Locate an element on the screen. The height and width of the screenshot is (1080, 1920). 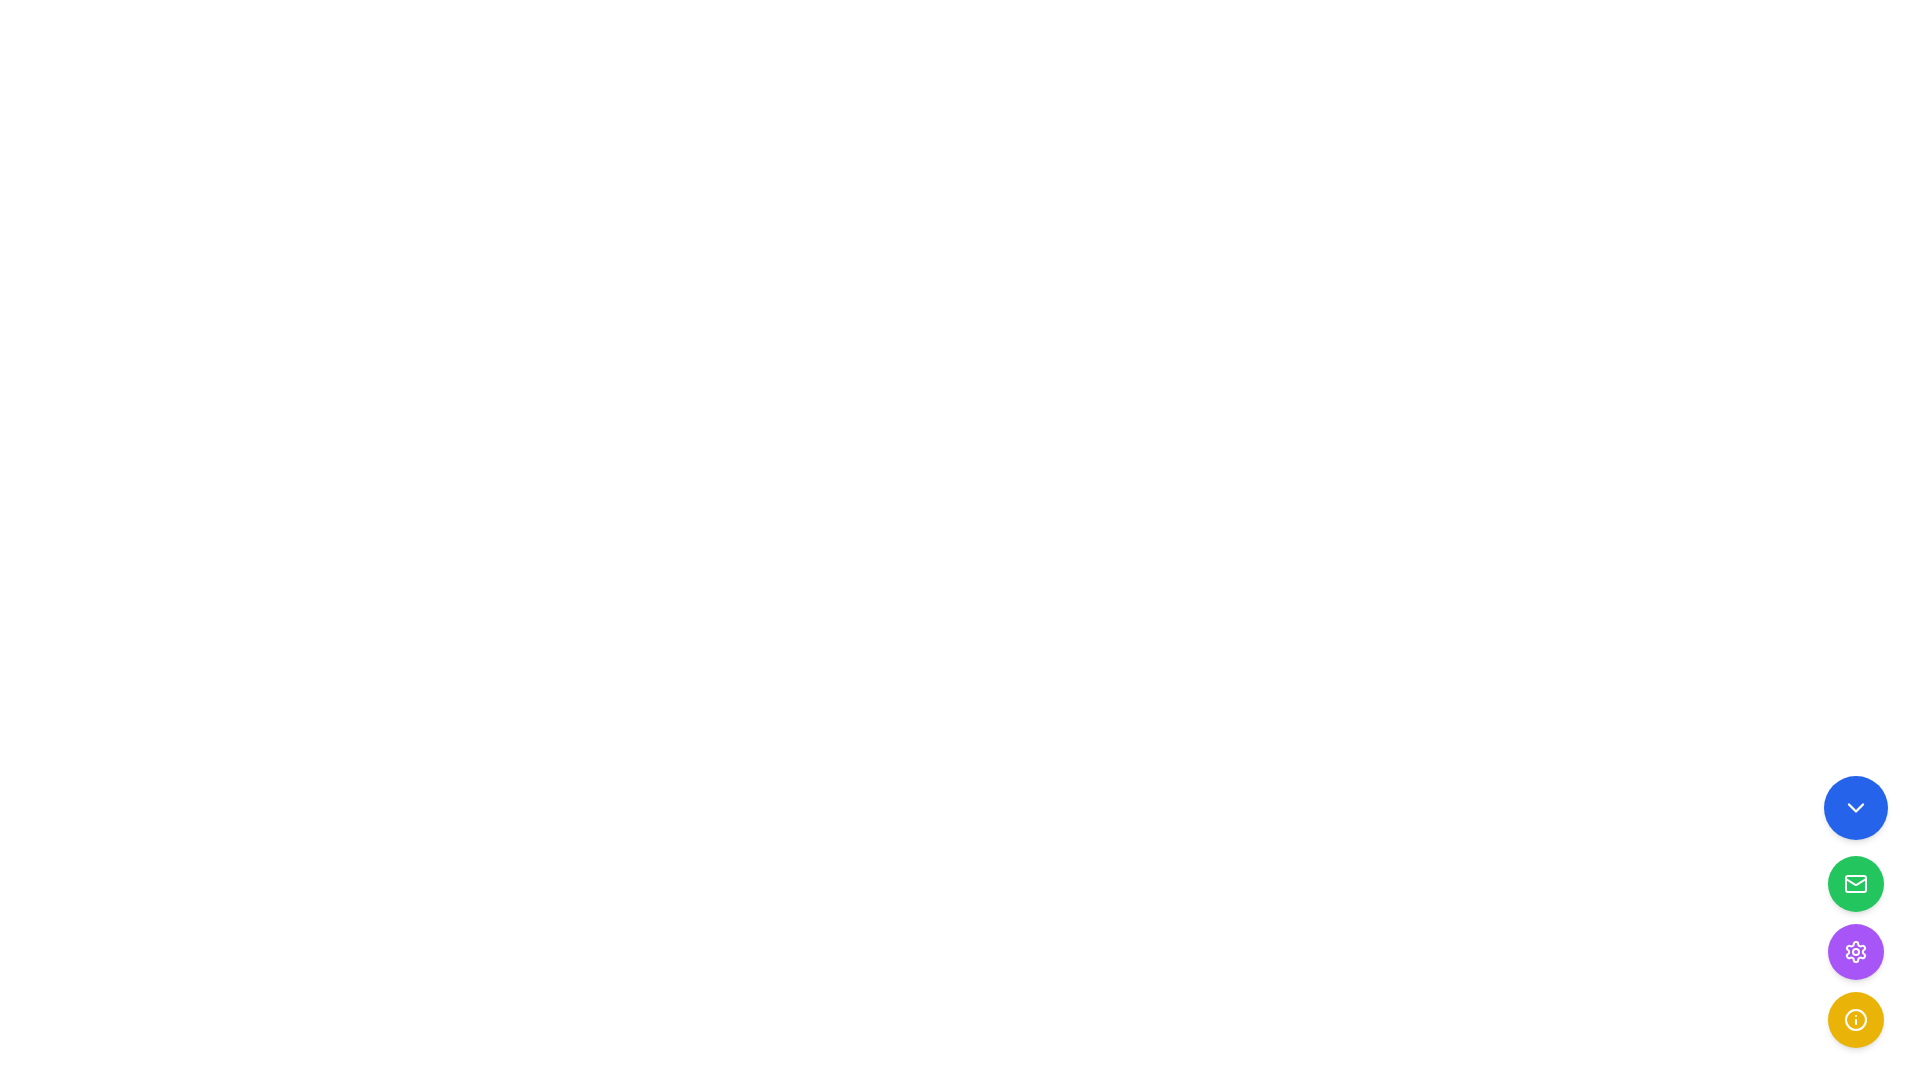
the second circular button on the right side of the interface to observe the hover effect, which is located between a downward arrow button and a purple gear button is located at coordinates (1855, 882).